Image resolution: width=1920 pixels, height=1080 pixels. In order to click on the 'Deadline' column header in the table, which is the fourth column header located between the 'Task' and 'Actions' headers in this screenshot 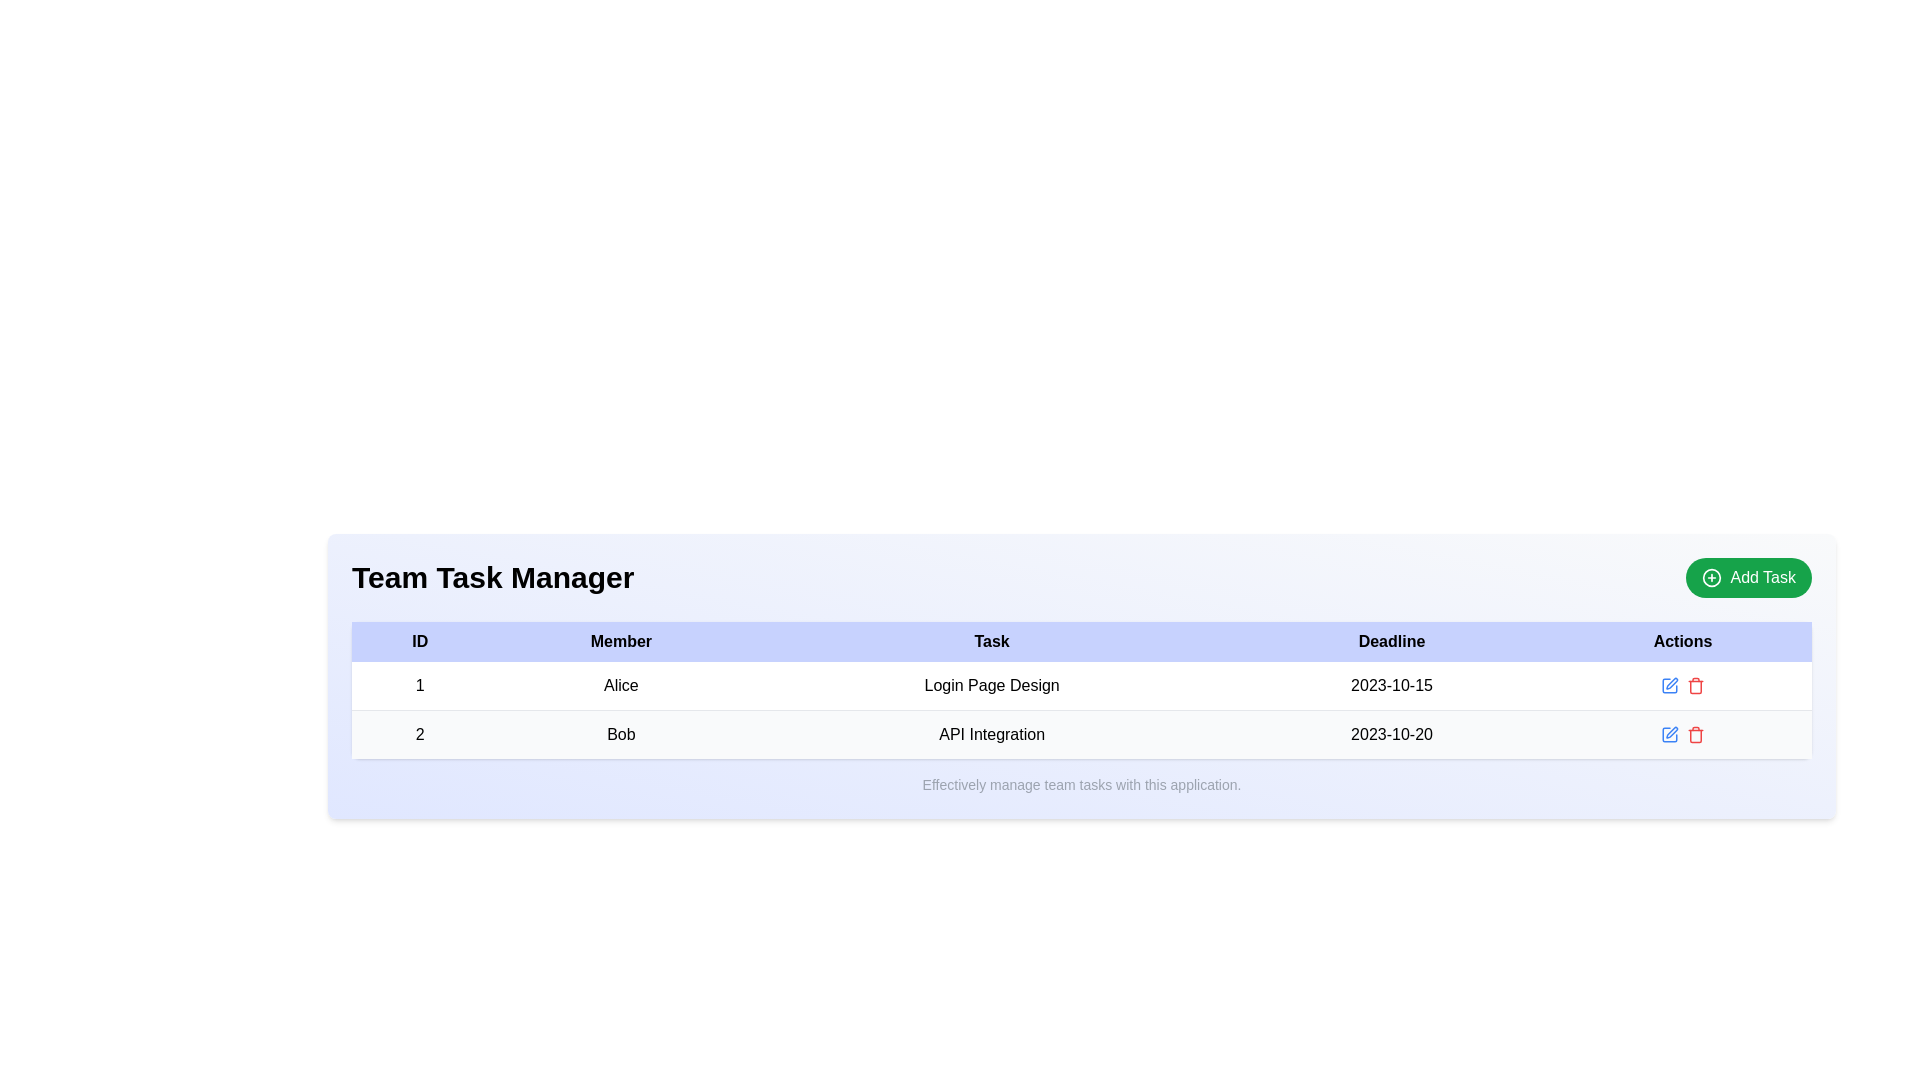, I will do `click(1391, 641)`.